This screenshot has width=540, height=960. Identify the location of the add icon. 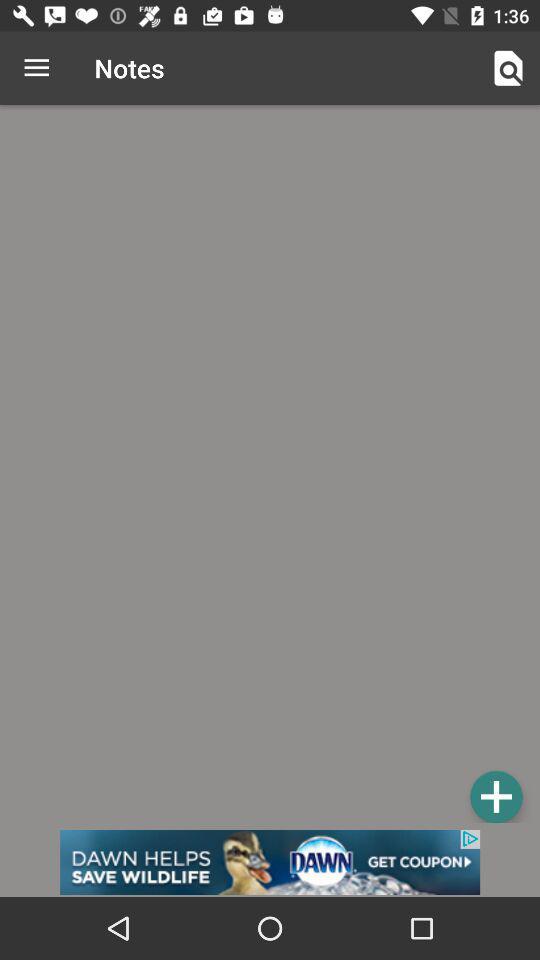
(495, 796).